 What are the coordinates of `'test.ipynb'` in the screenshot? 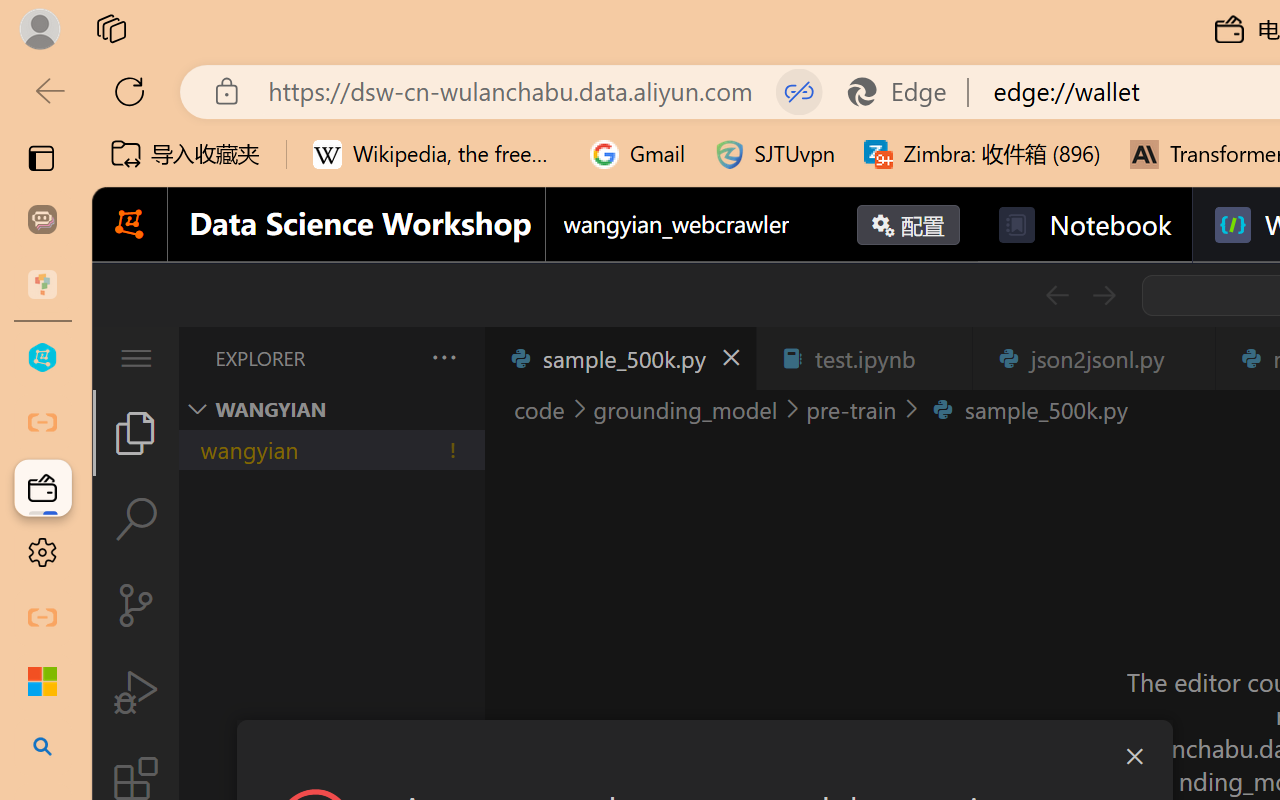 It's located at (864, 358).